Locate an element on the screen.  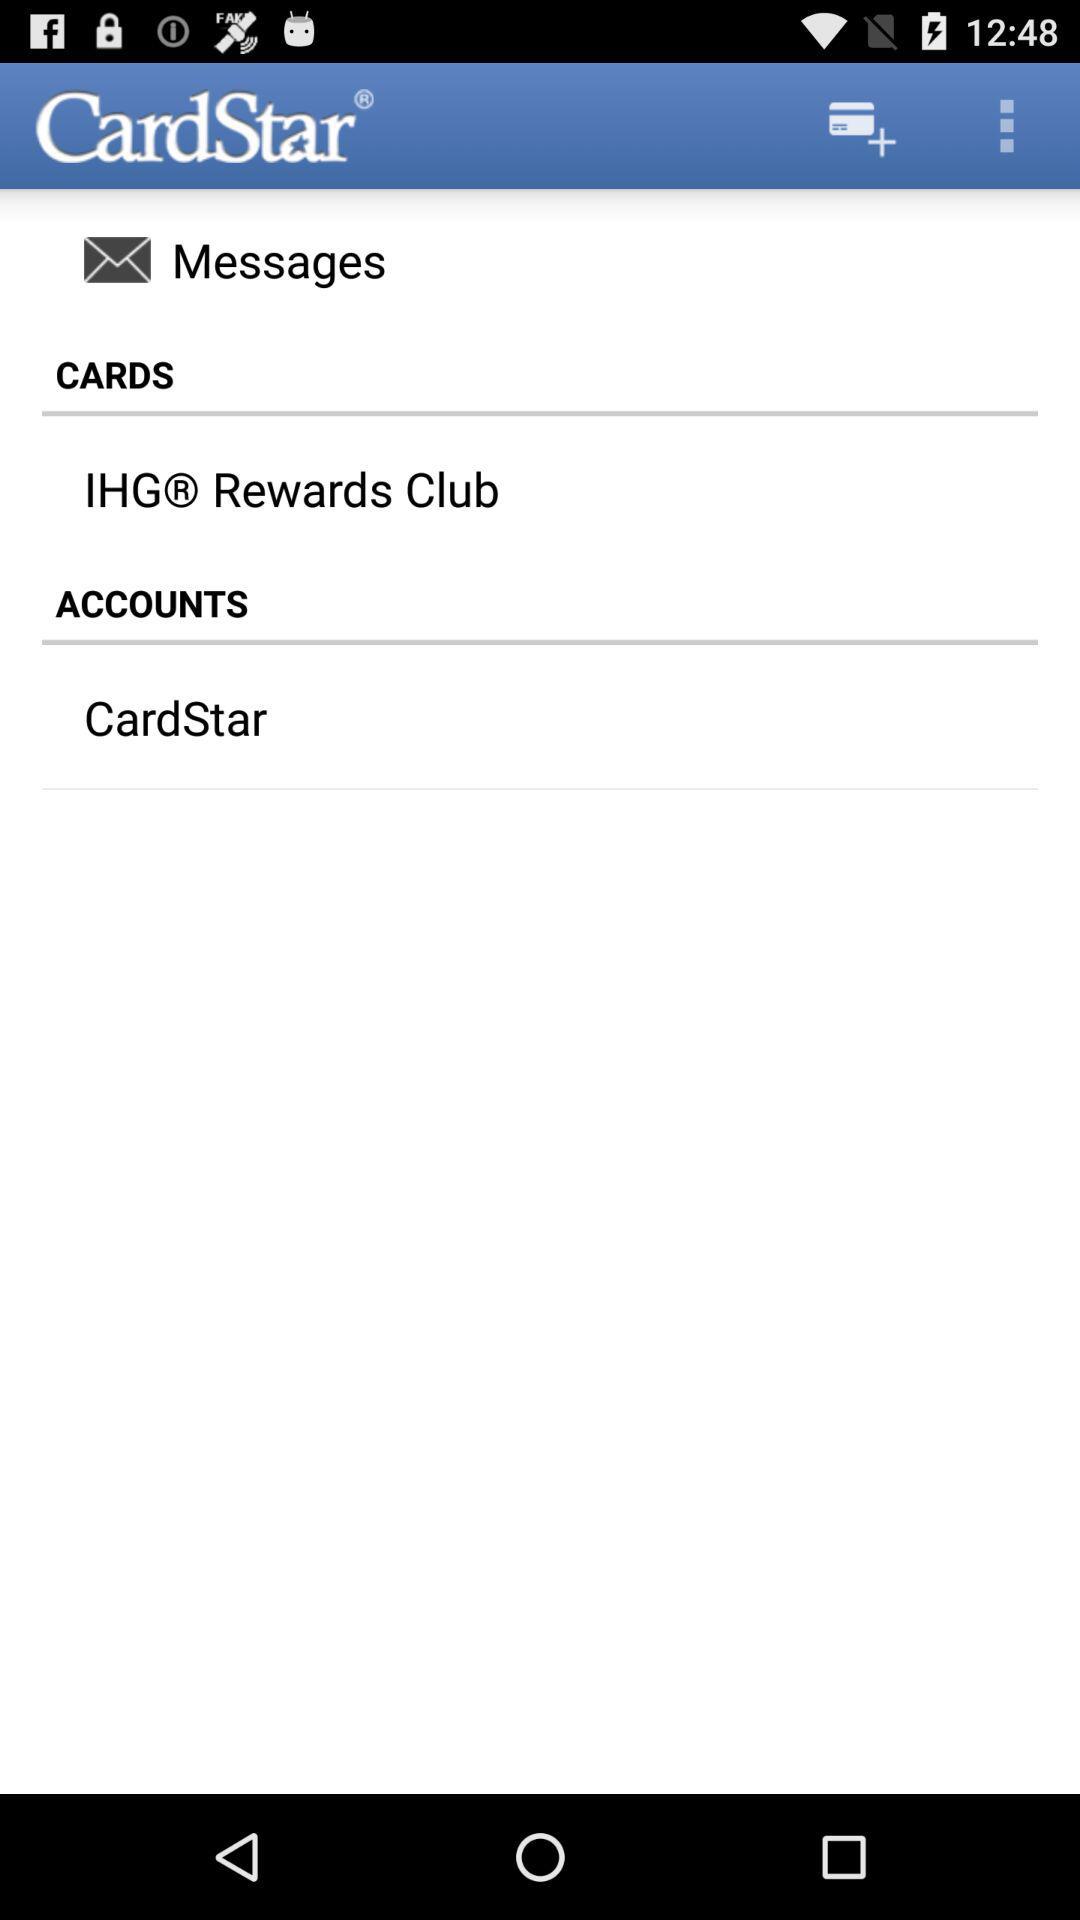
messages app is located at coordinates (540, 258).